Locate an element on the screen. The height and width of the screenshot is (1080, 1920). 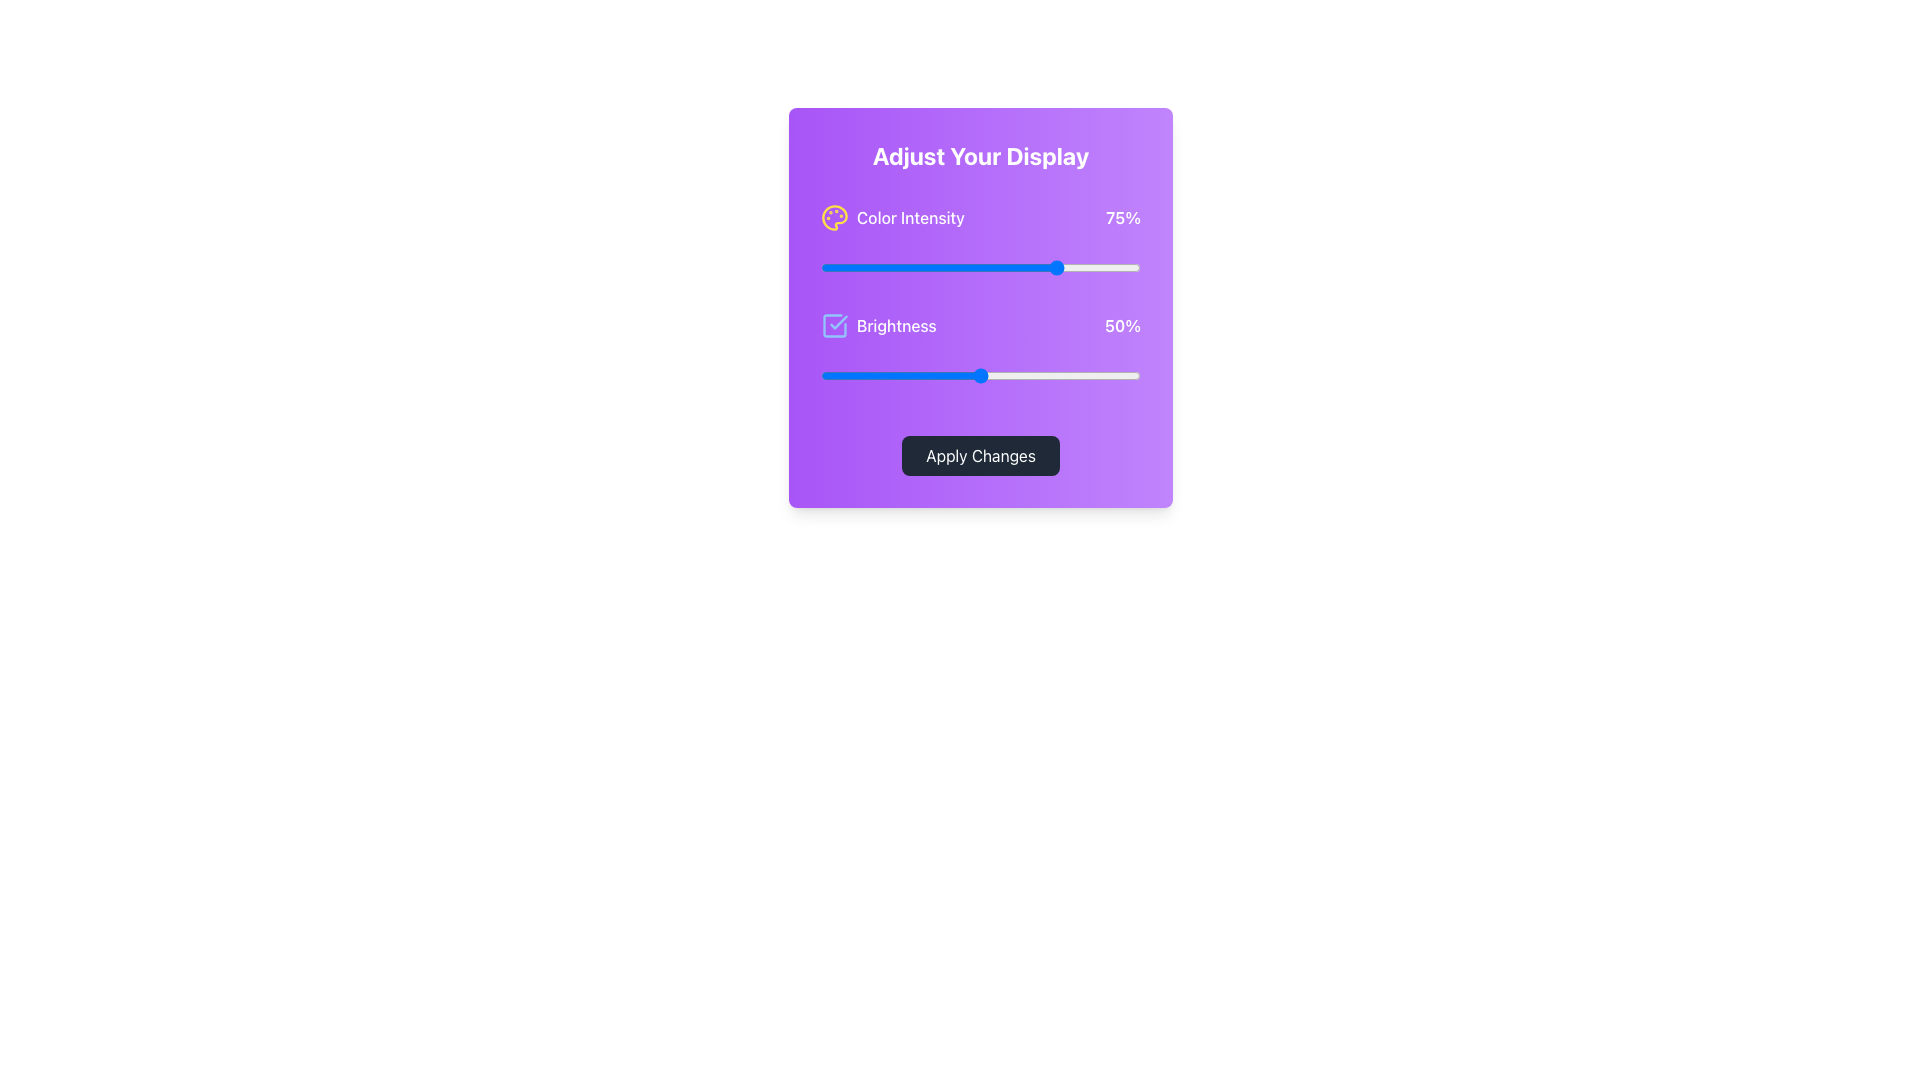
the painter's palette icon, which has a circular outline with multiple small holes, located to the left of 'Color Intensity' and before '75%', in the 'Adjust Your Display' dialog box is located at coordinates (835, 218).